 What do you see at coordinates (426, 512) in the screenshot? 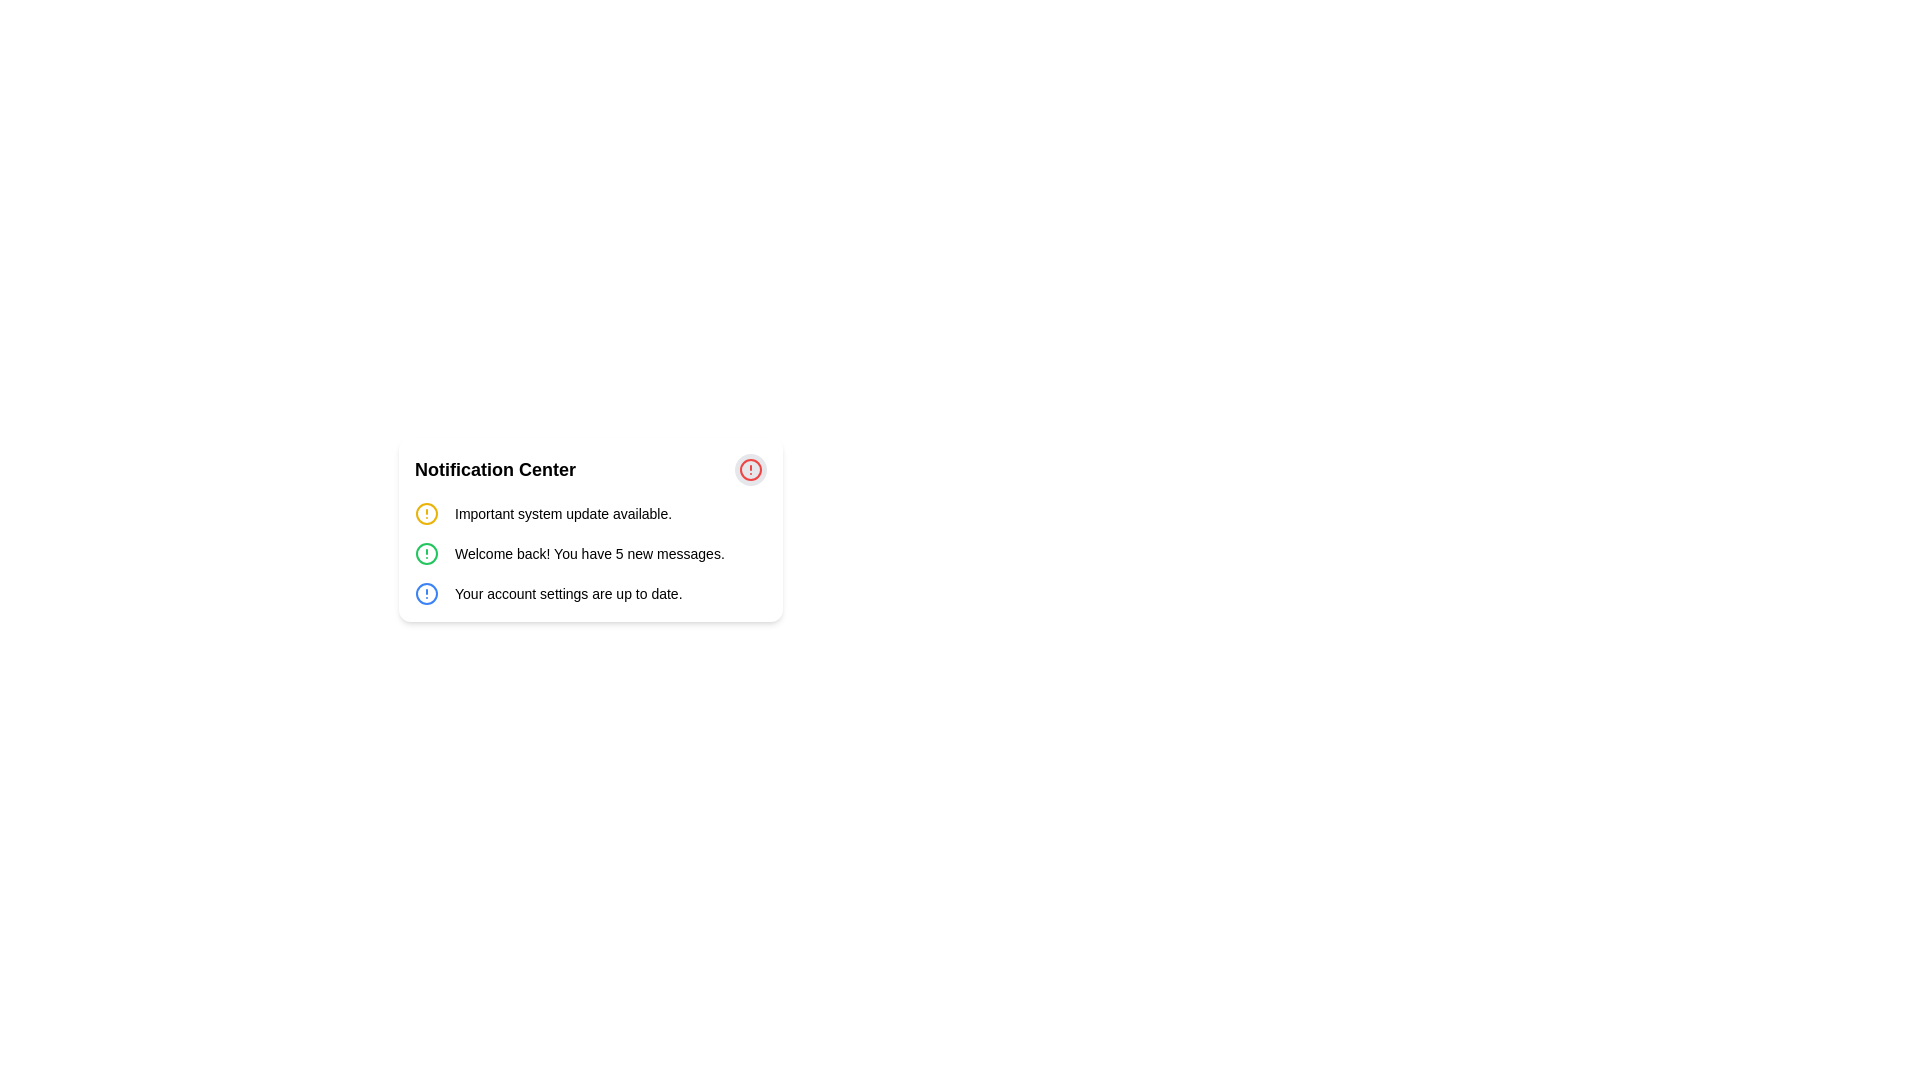
I see `the circular alert icon indicating a notification for an important system update, located in the top-right section of the notification card` at bounding box center [426, 512].